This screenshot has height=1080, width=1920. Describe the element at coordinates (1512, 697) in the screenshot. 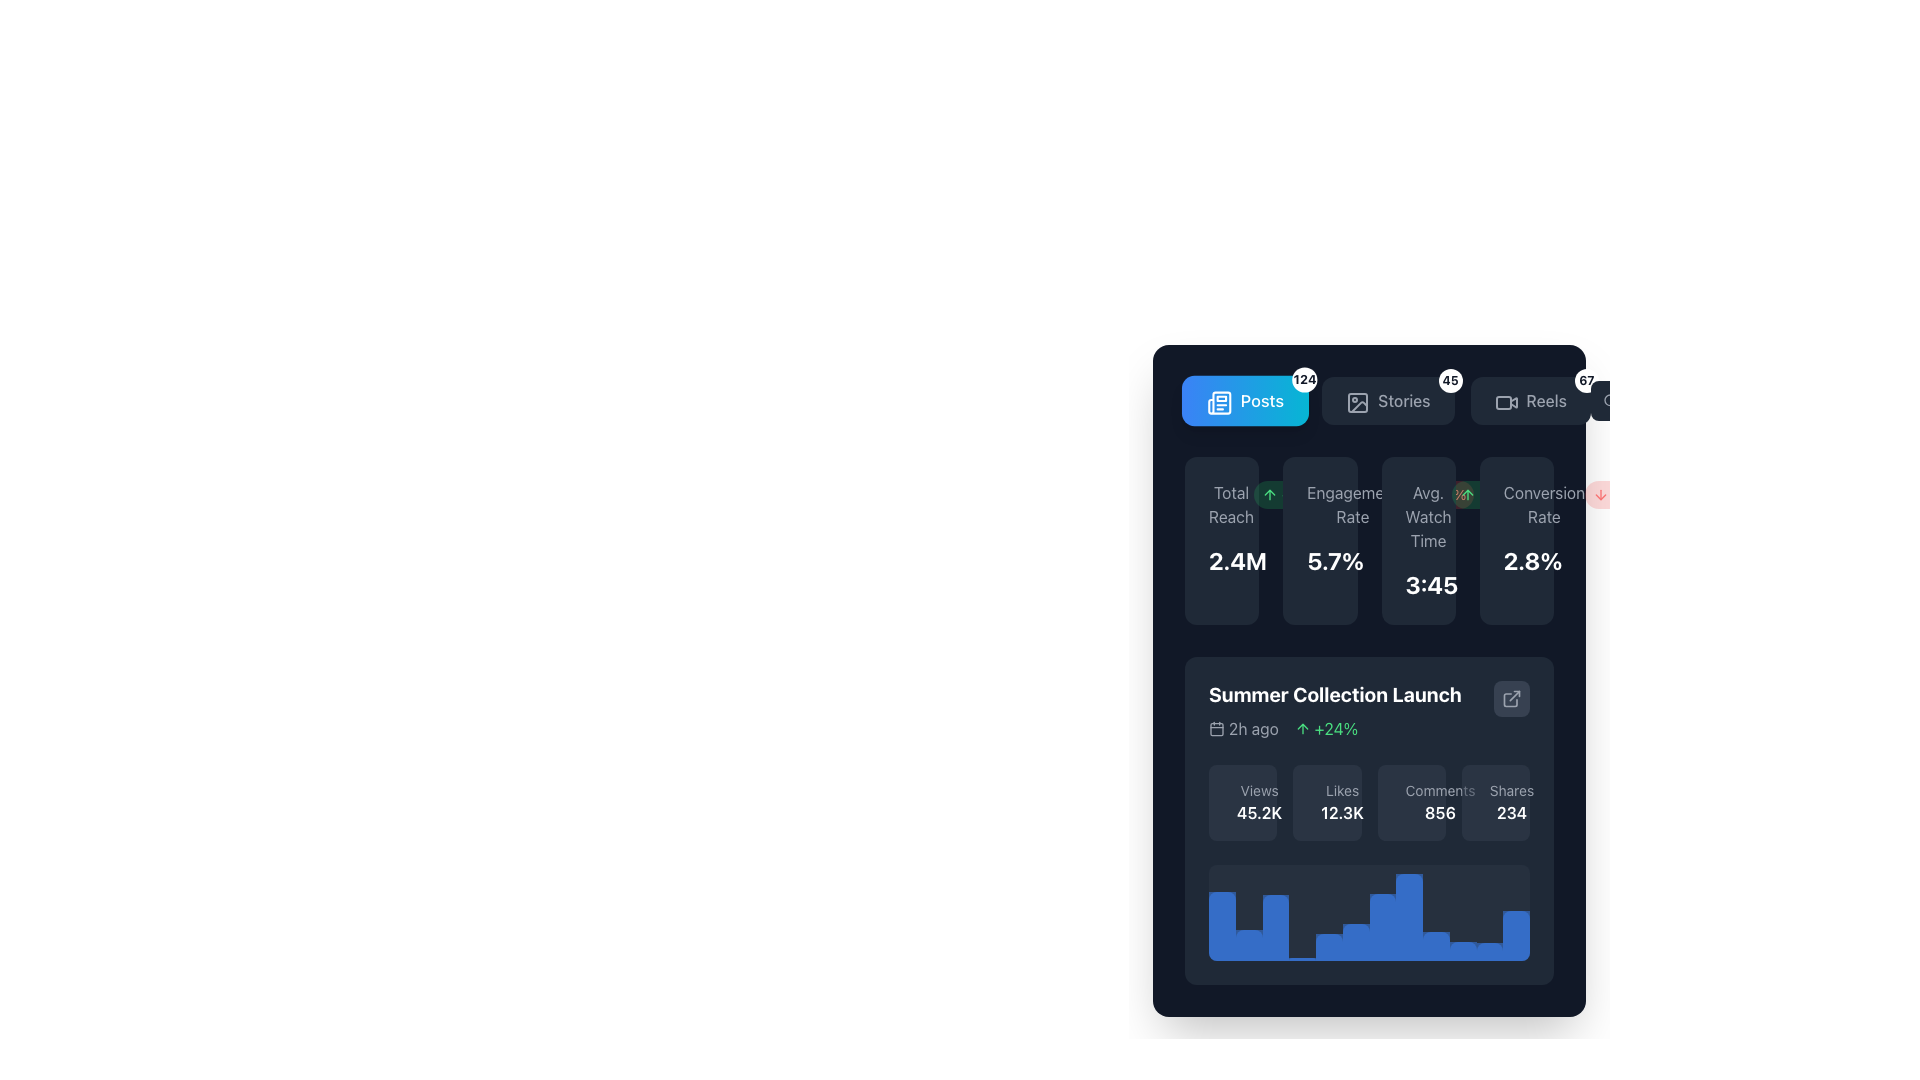

I see `the square-shaped button with a dark gray background and an arrow icon in the top-right corner of the 'Summer Collection Launch' section for accessibility` at that location.